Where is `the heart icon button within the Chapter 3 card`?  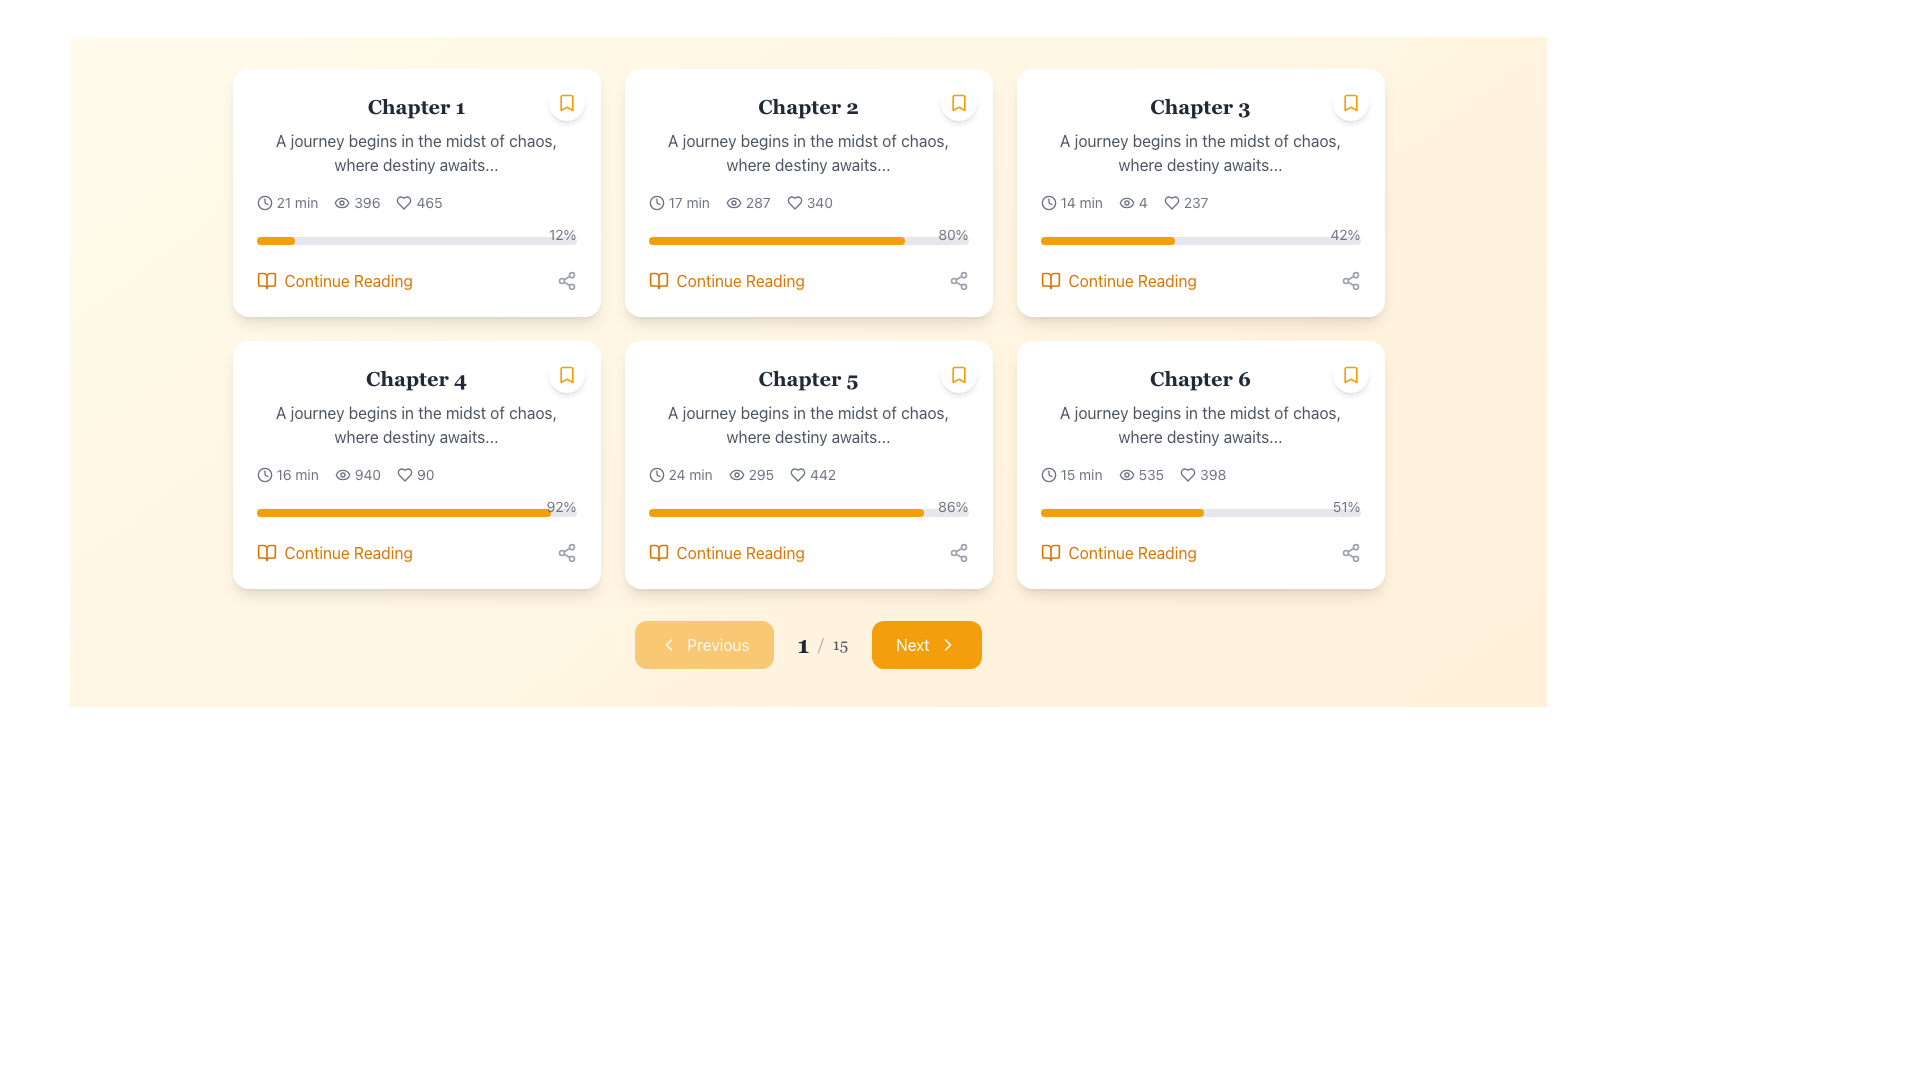 the heart icon button within the Chapter 3 card is located at coordinates (1171, 203).